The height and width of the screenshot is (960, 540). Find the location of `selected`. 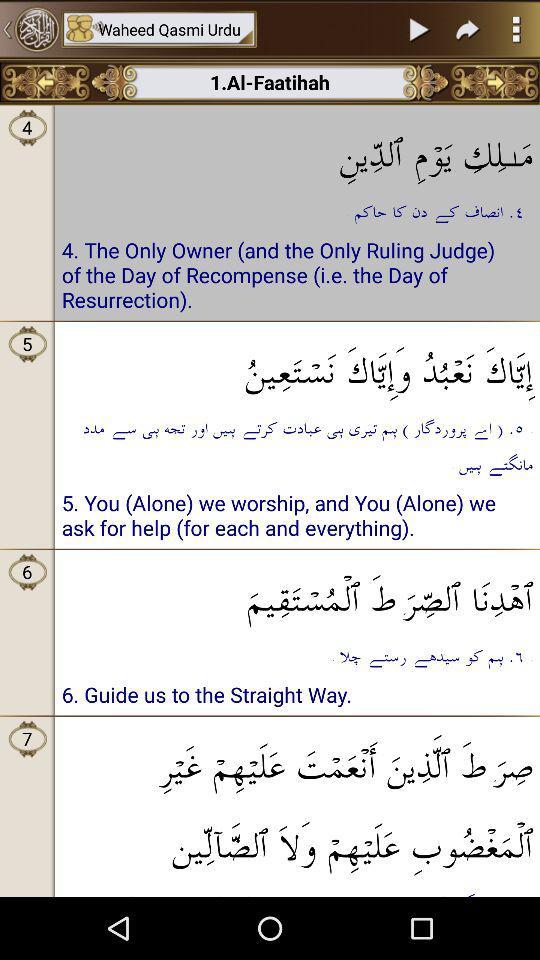

selected is located at coordinates (419, 28).